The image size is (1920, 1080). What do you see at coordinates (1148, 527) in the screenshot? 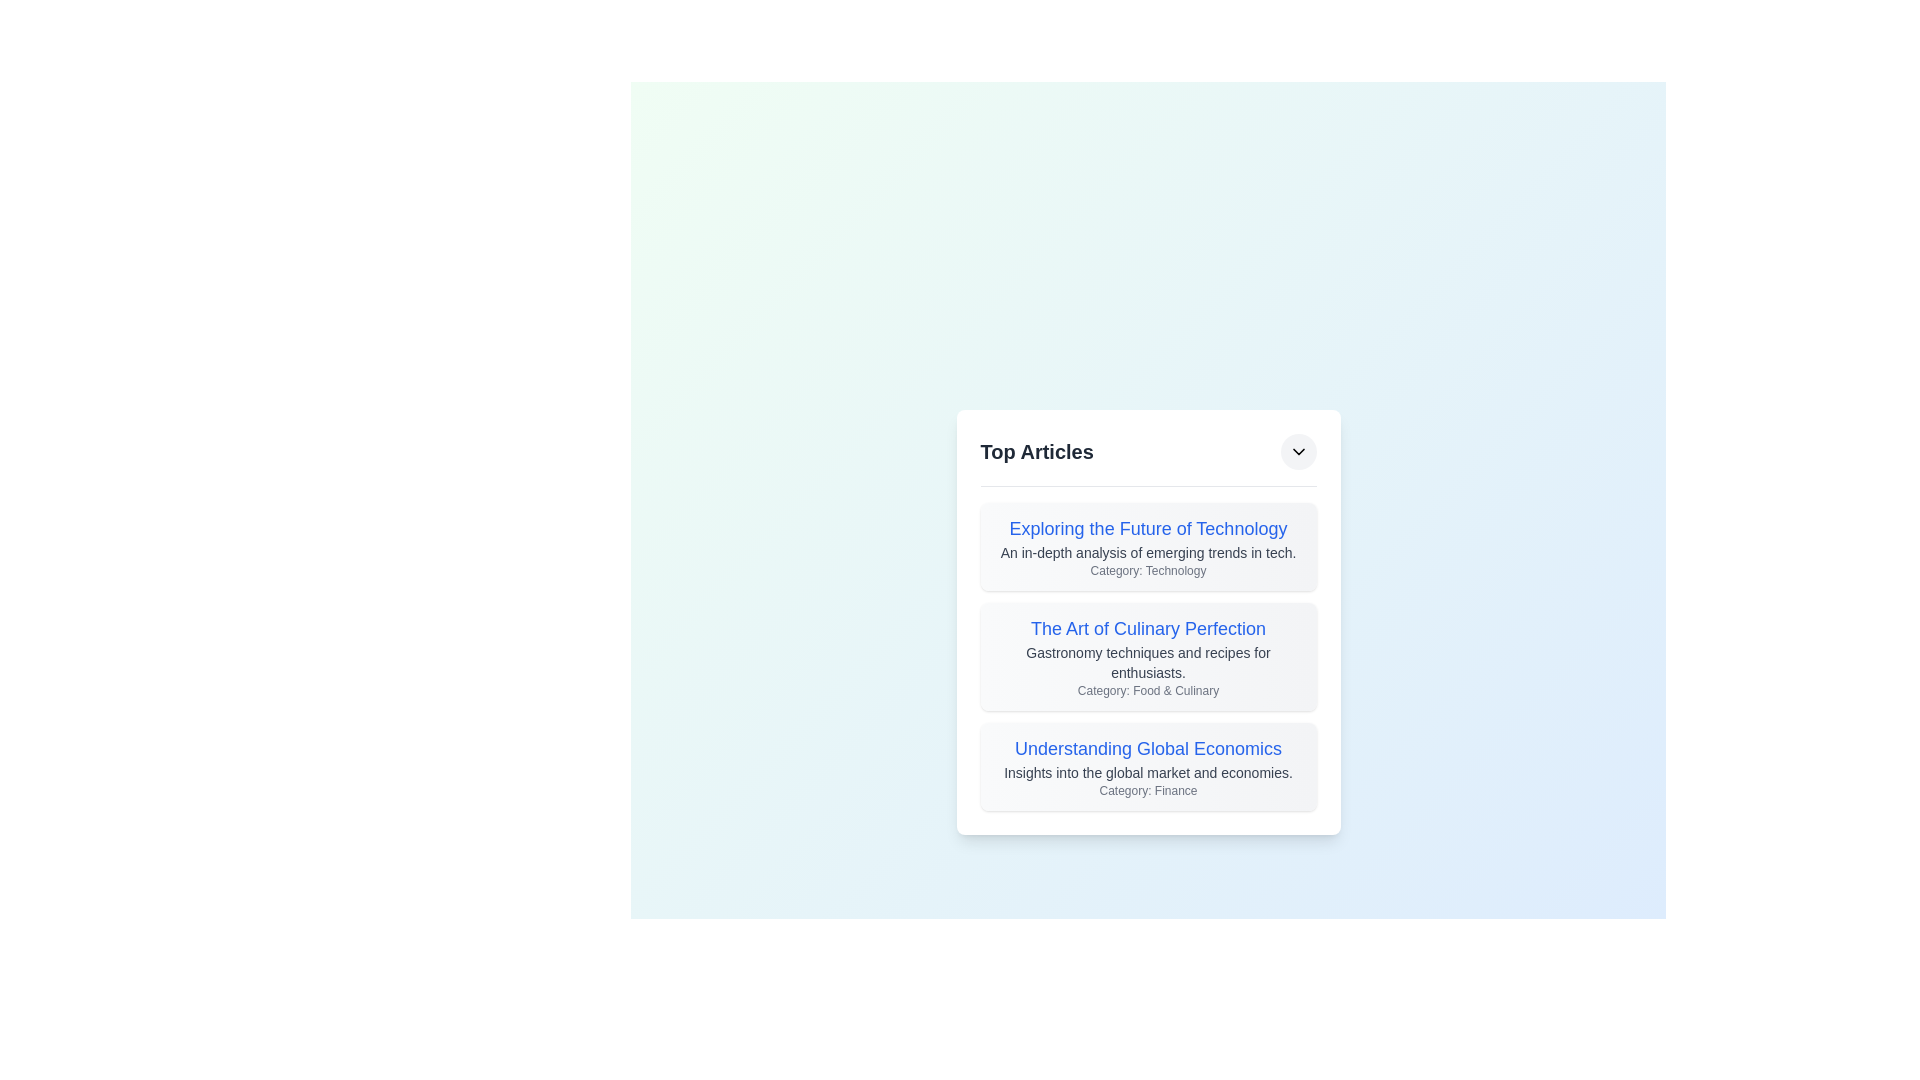
I see `the article titled 'Exploring the Future of Technology' by clicking on its title` at bounding box center [1148, 527].